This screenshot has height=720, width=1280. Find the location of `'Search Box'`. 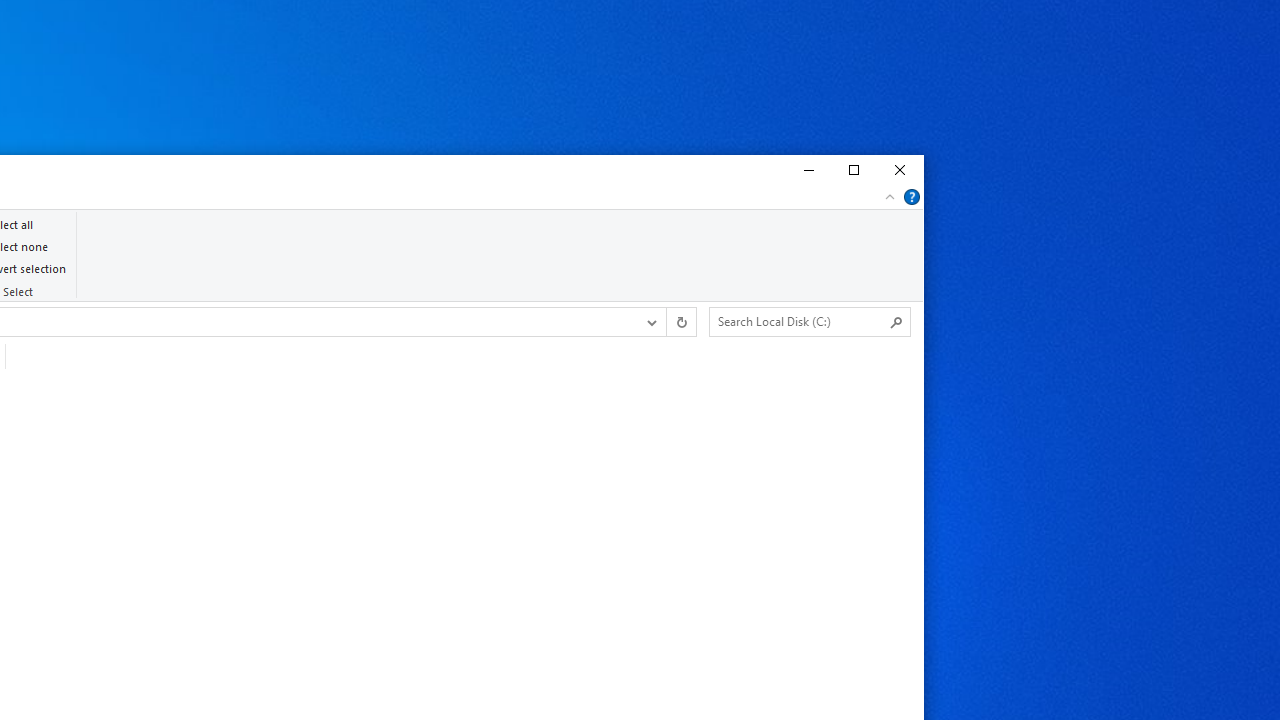

'Search Box' is located at coordinates (800, 320).